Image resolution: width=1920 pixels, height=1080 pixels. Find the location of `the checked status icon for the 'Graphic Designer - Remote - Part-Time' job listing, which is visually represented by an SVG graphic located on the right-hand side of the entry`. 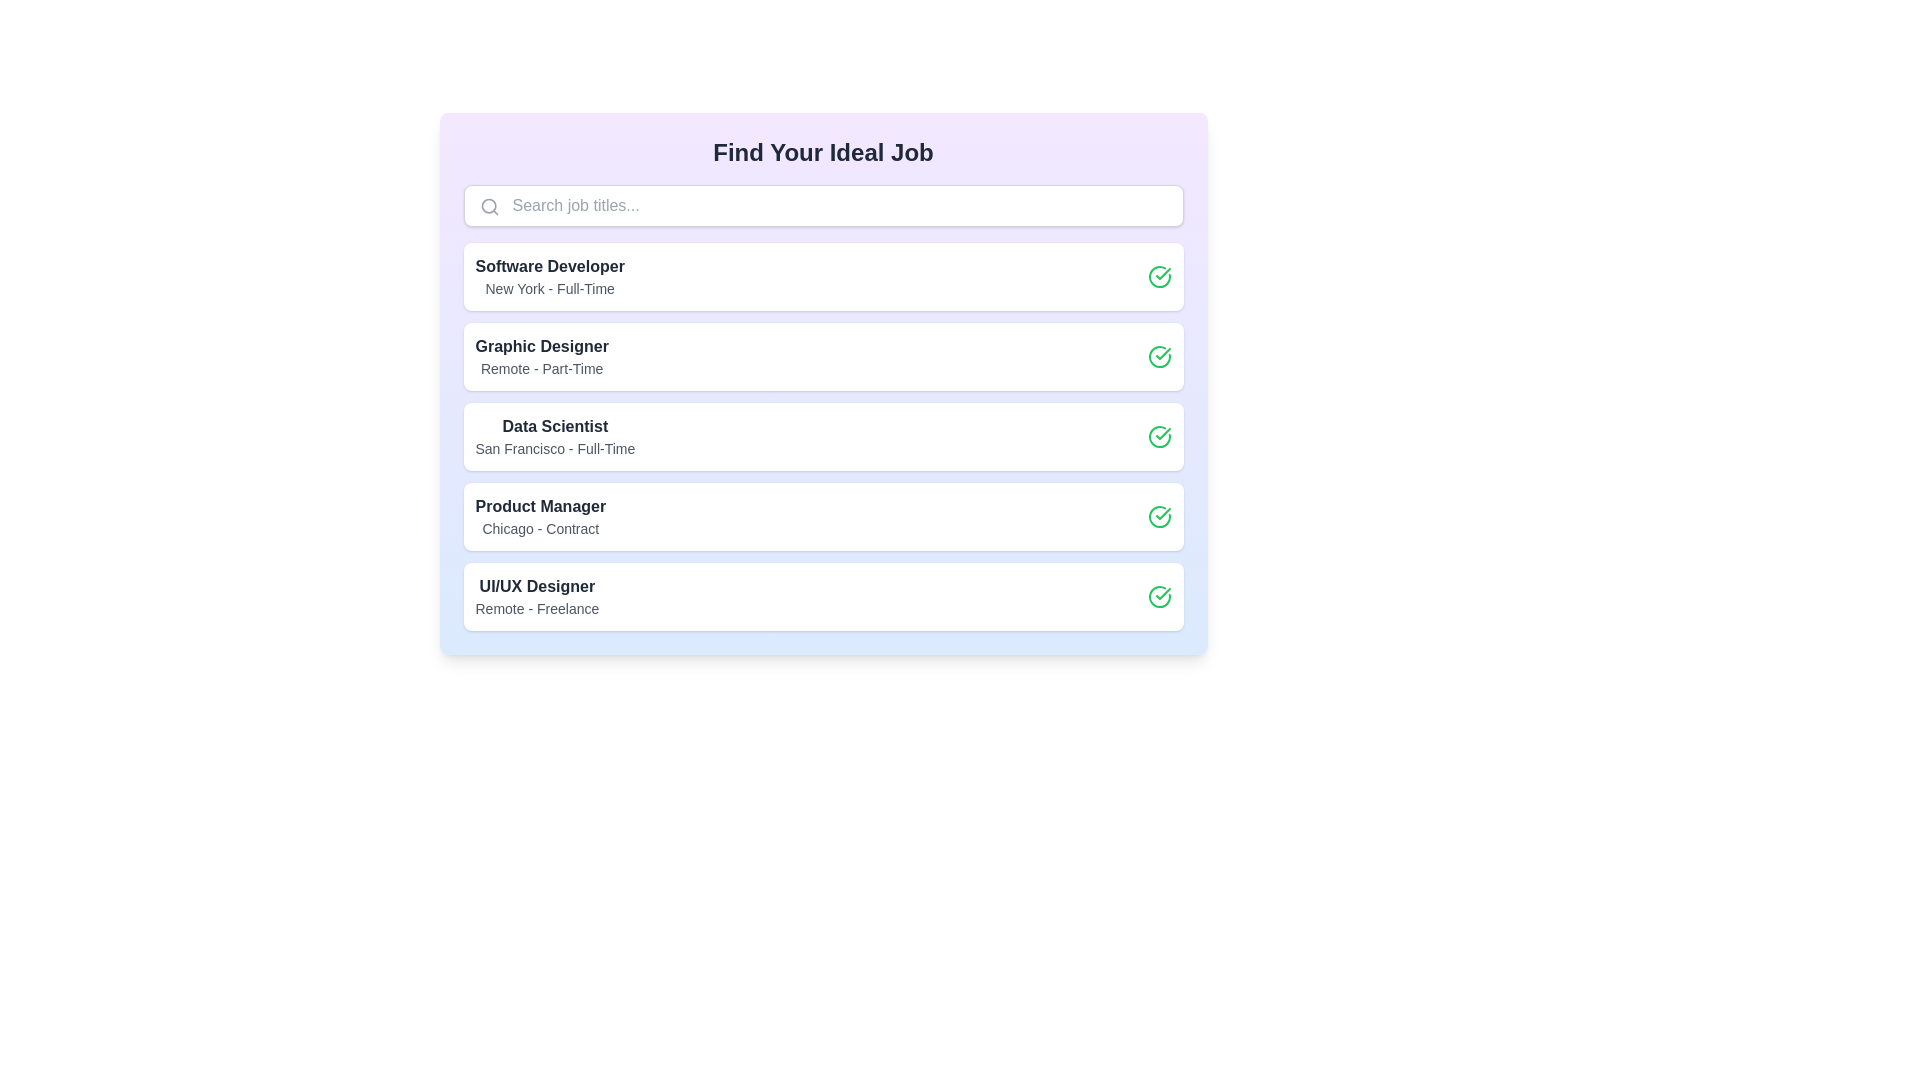

the checked status icon for the 'Graphic Designer - Remote - Part-Time' job listing, which is visually represented by an SVG graphic located on the right-hand side of the entry is located at coordinates (1159, 356).